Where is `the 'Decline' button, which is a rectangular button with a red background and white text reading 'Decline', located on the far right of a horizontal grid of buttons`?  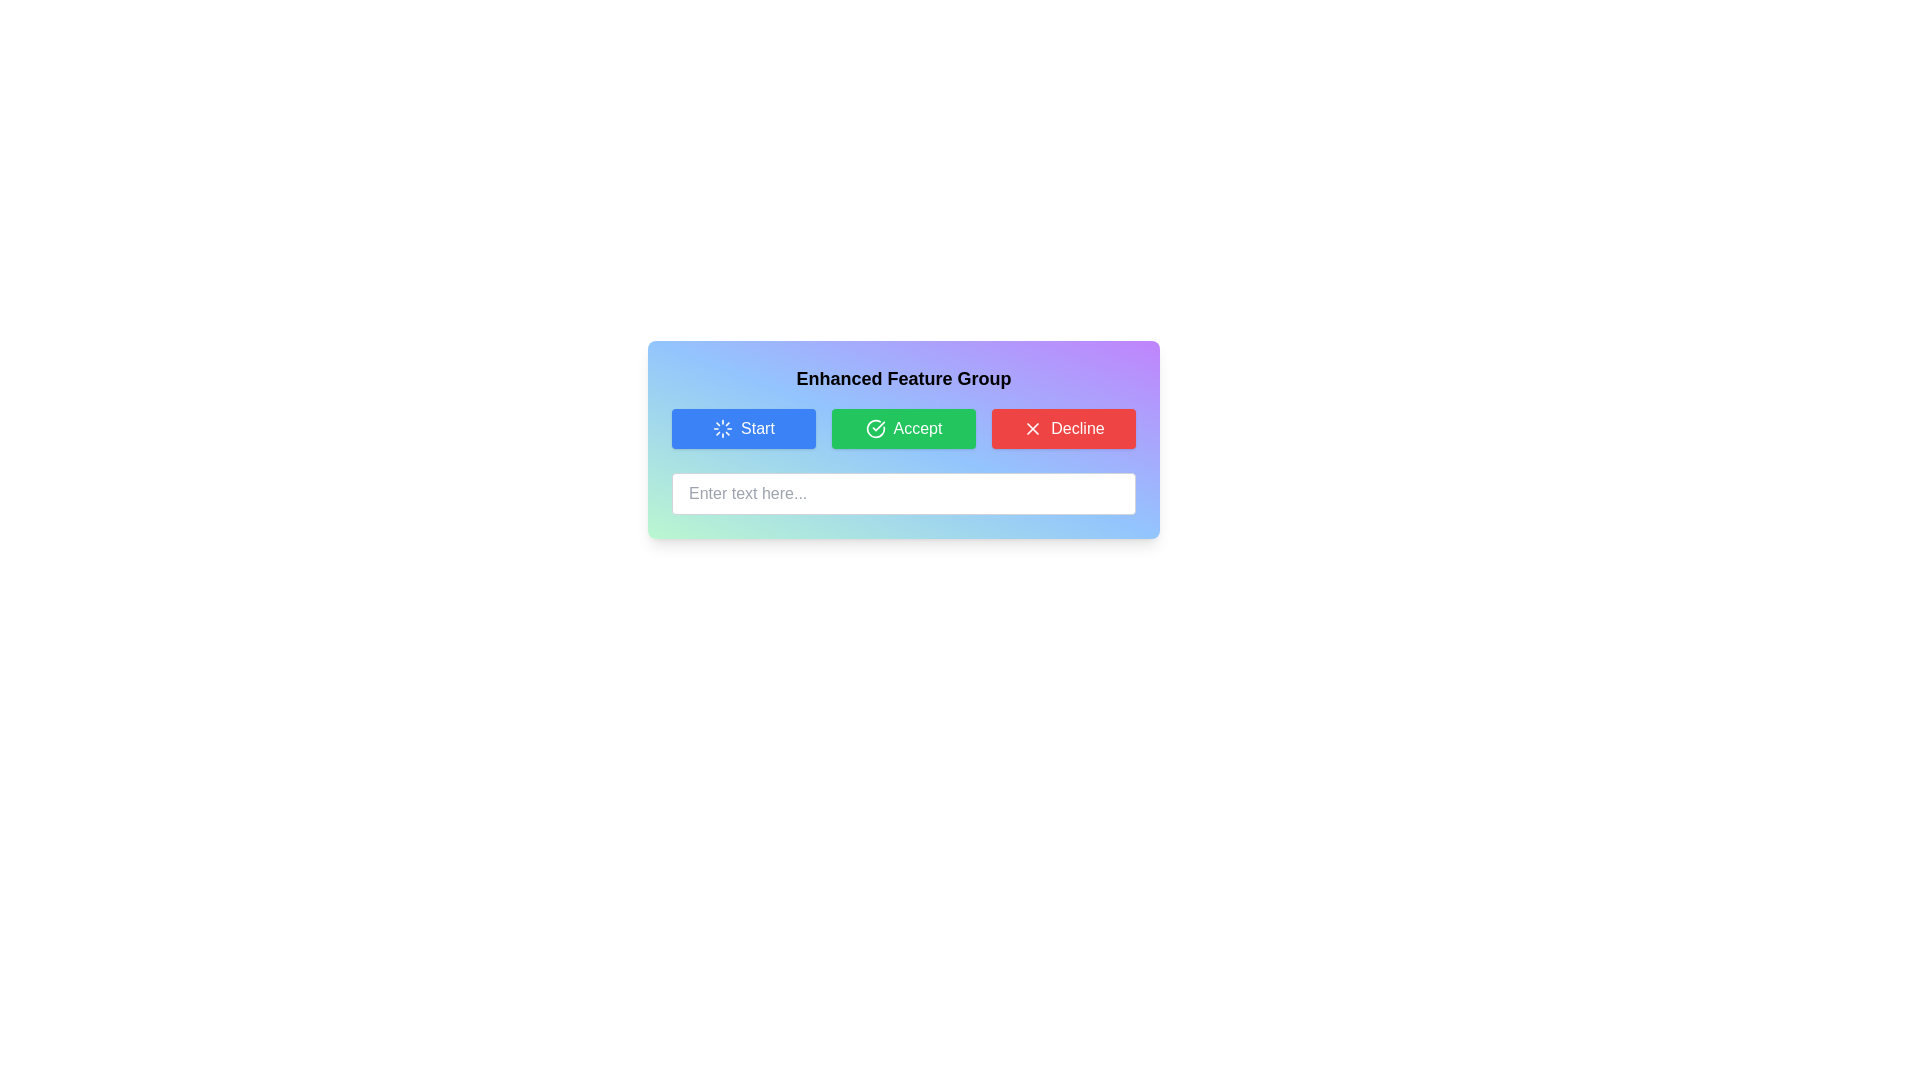 the 'Decline' button, which is a rectangular button with a red background and white text reading 'Decline', located on the far right of a horizontal grid of buttons is located at coordinates (1063, 427).